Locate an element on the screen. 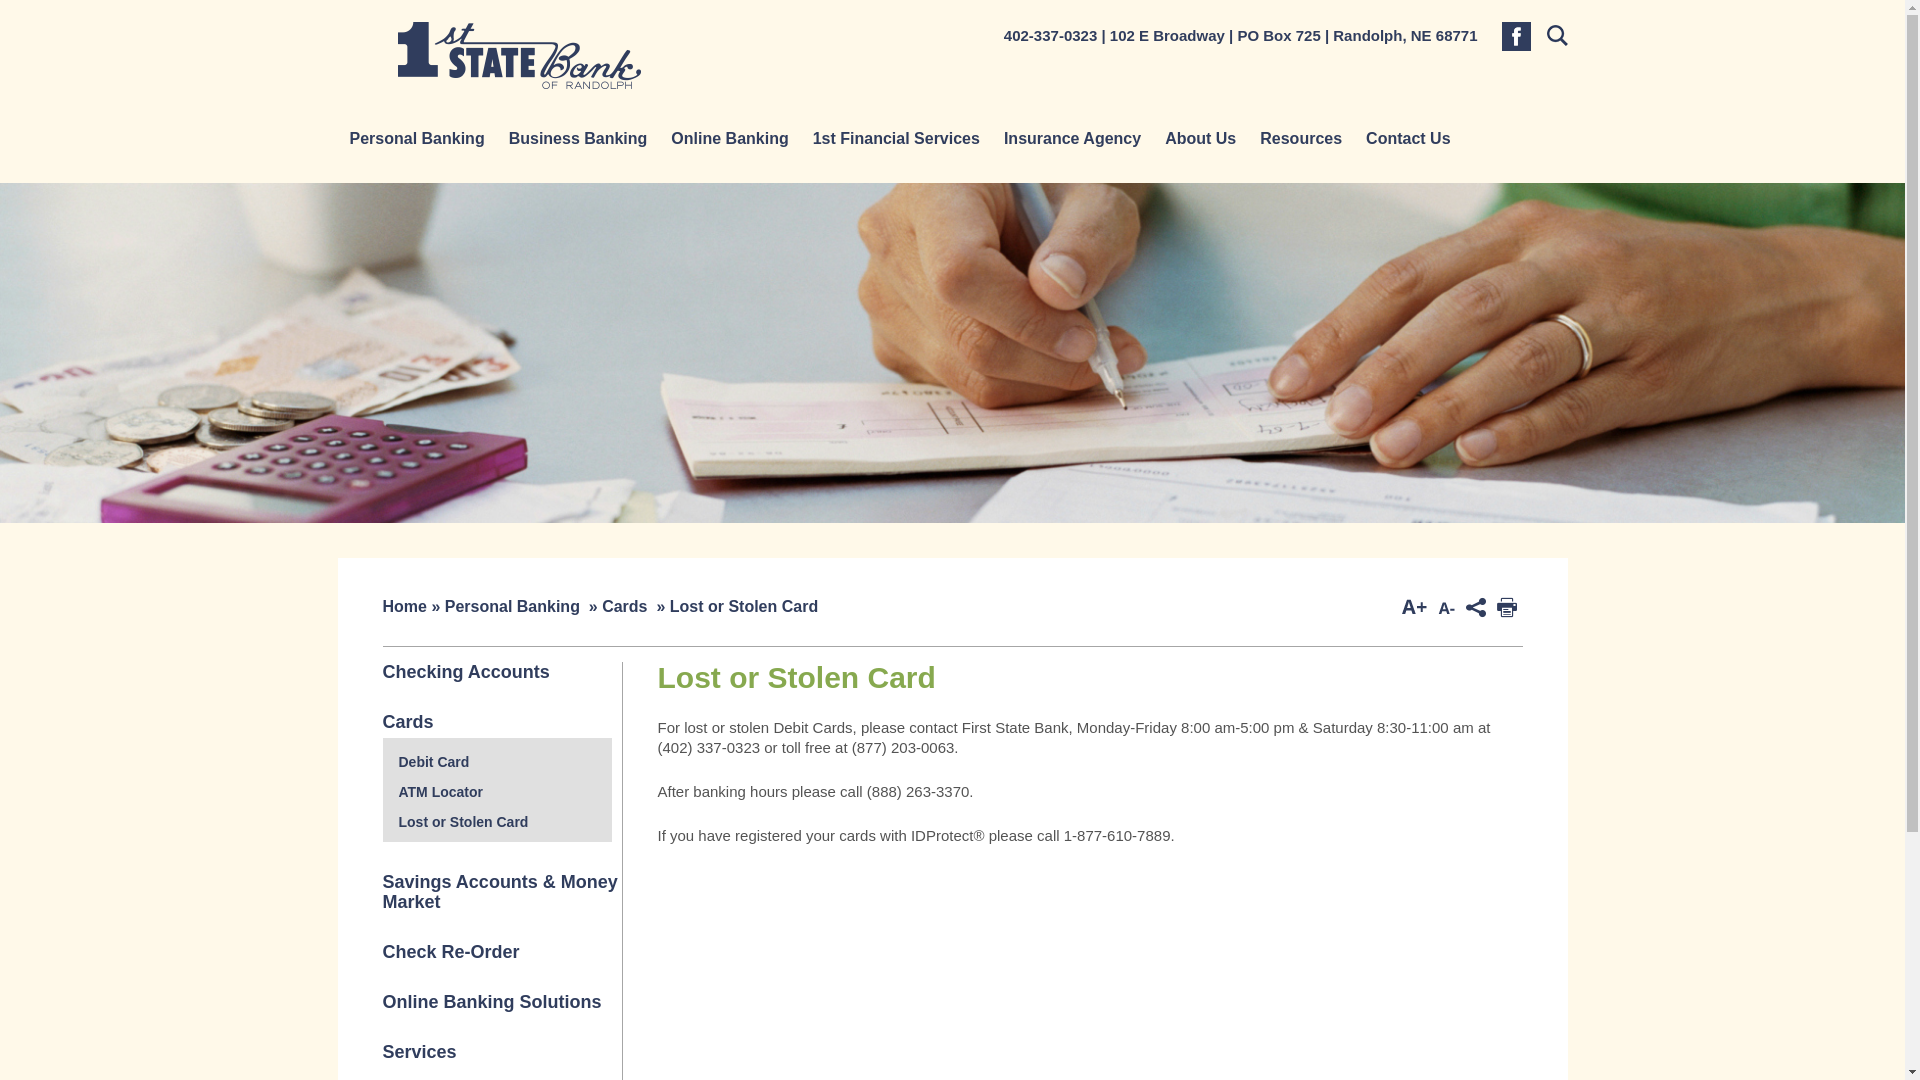 The height and width of the screenshot is (1080, 1920). 'About Us' is located at coordinates (1200, 137).